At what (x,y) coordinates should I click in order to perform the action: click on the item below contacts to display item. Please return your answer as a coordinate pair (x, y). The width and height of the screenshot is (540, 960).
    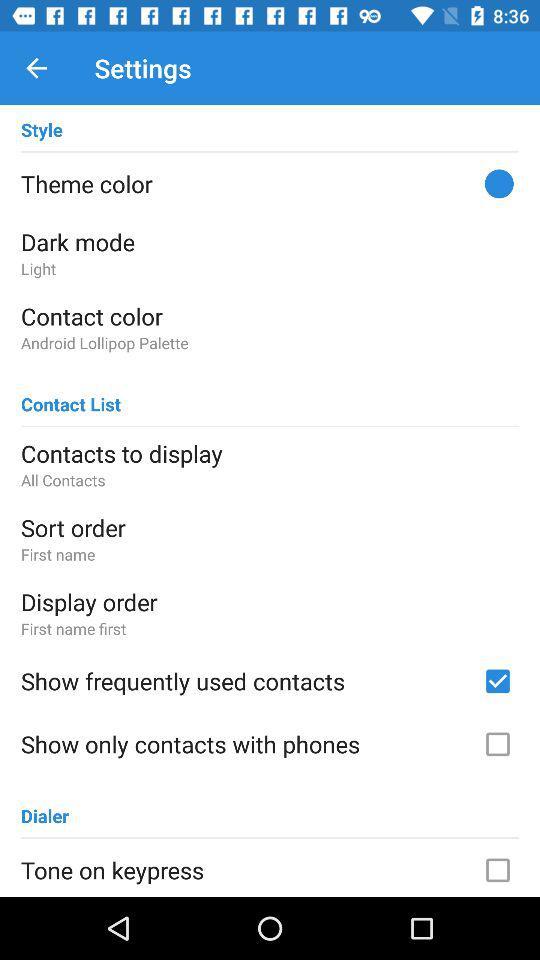
    Looking at the image, I should click on (270, 480).